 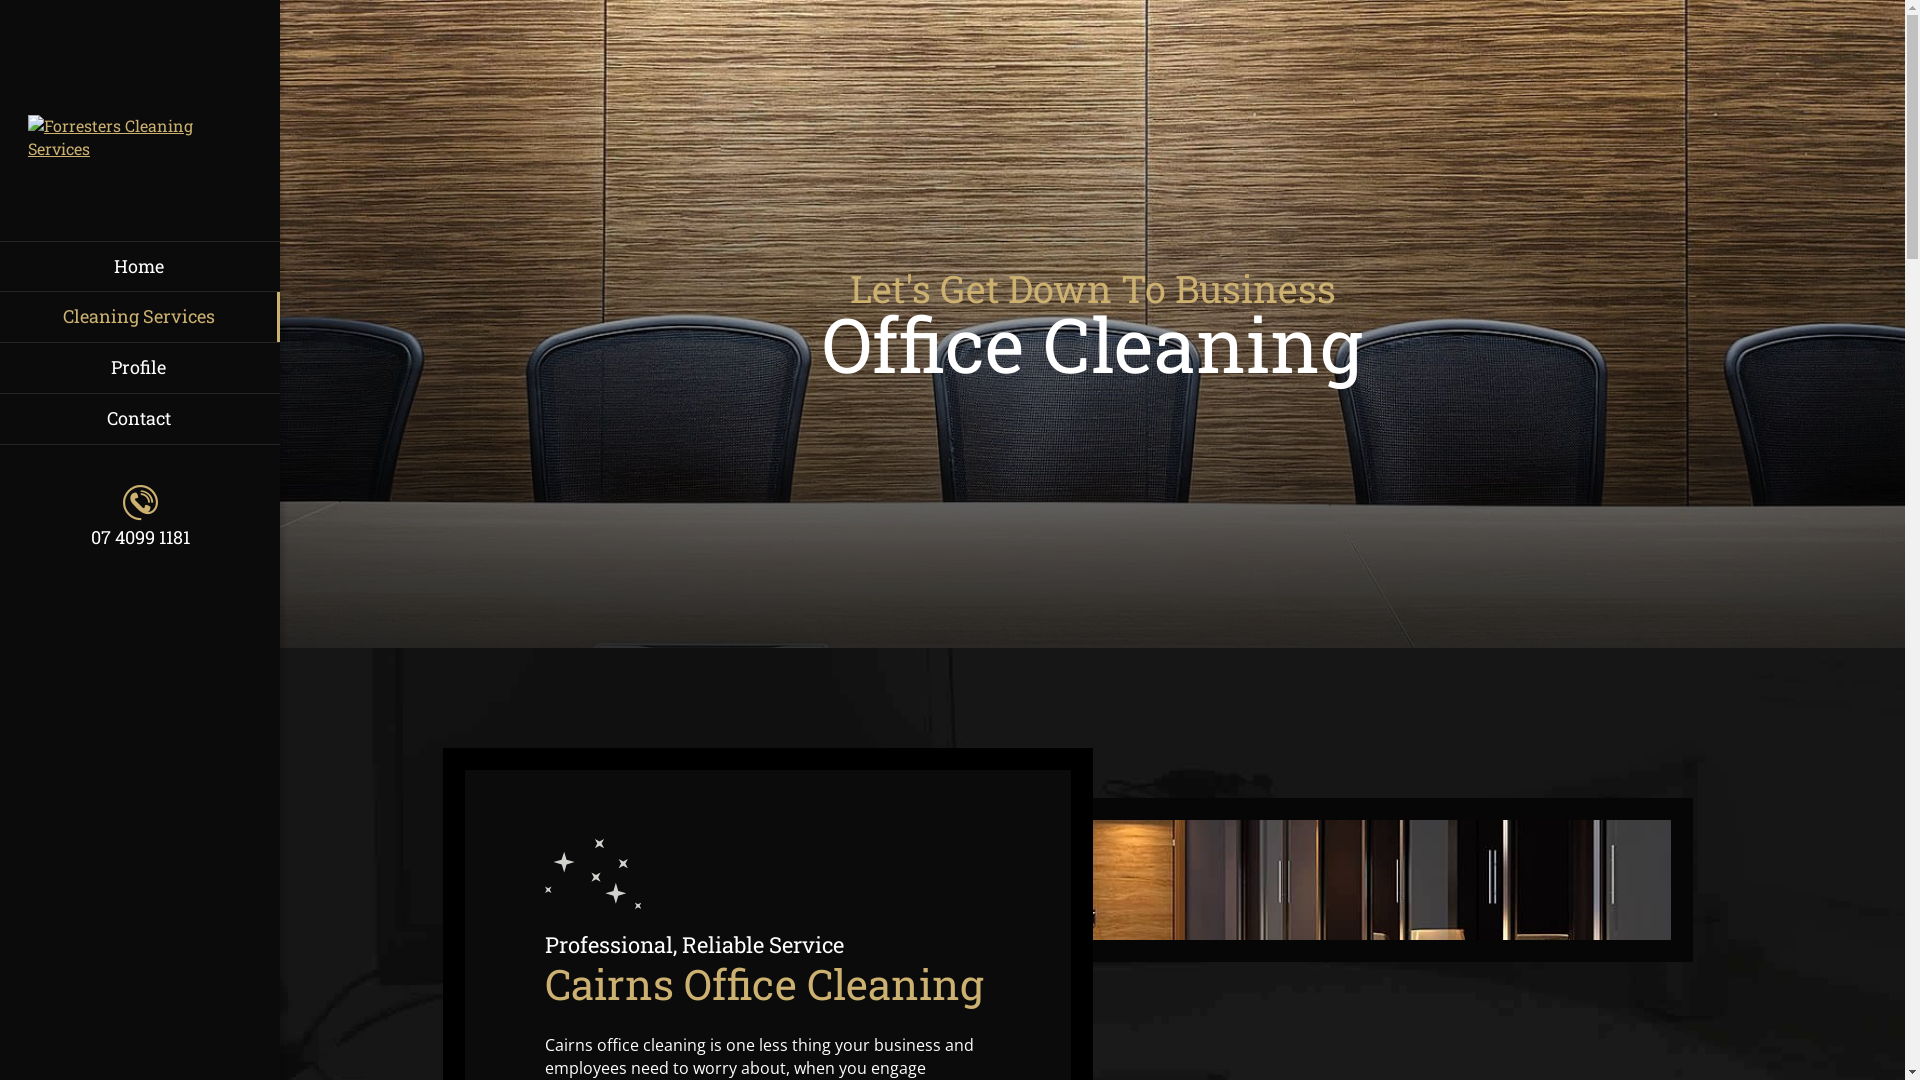 I want to click on 'Profile', so click(x=138, y=367).